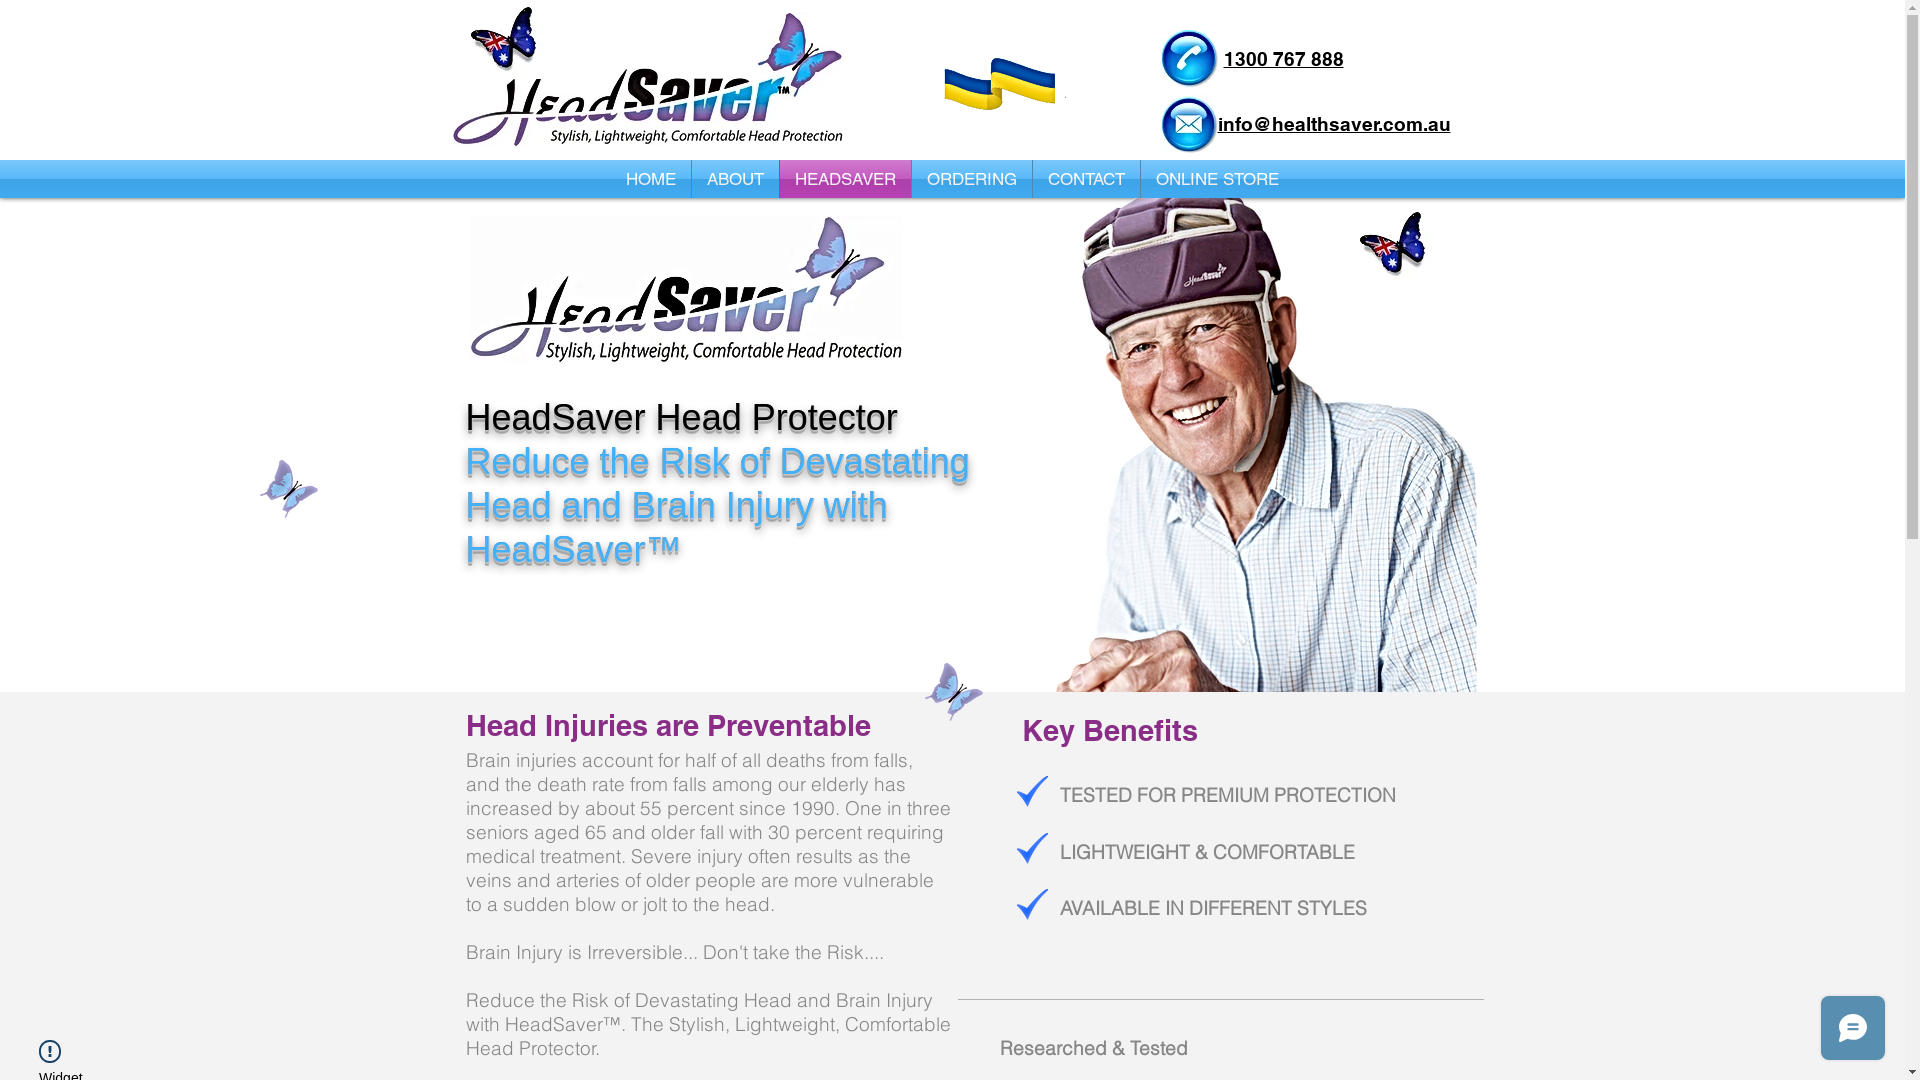 The height and width of the screenshot is (1080, 1920). I want to click on 'CONTACT', so click(1085, 177).